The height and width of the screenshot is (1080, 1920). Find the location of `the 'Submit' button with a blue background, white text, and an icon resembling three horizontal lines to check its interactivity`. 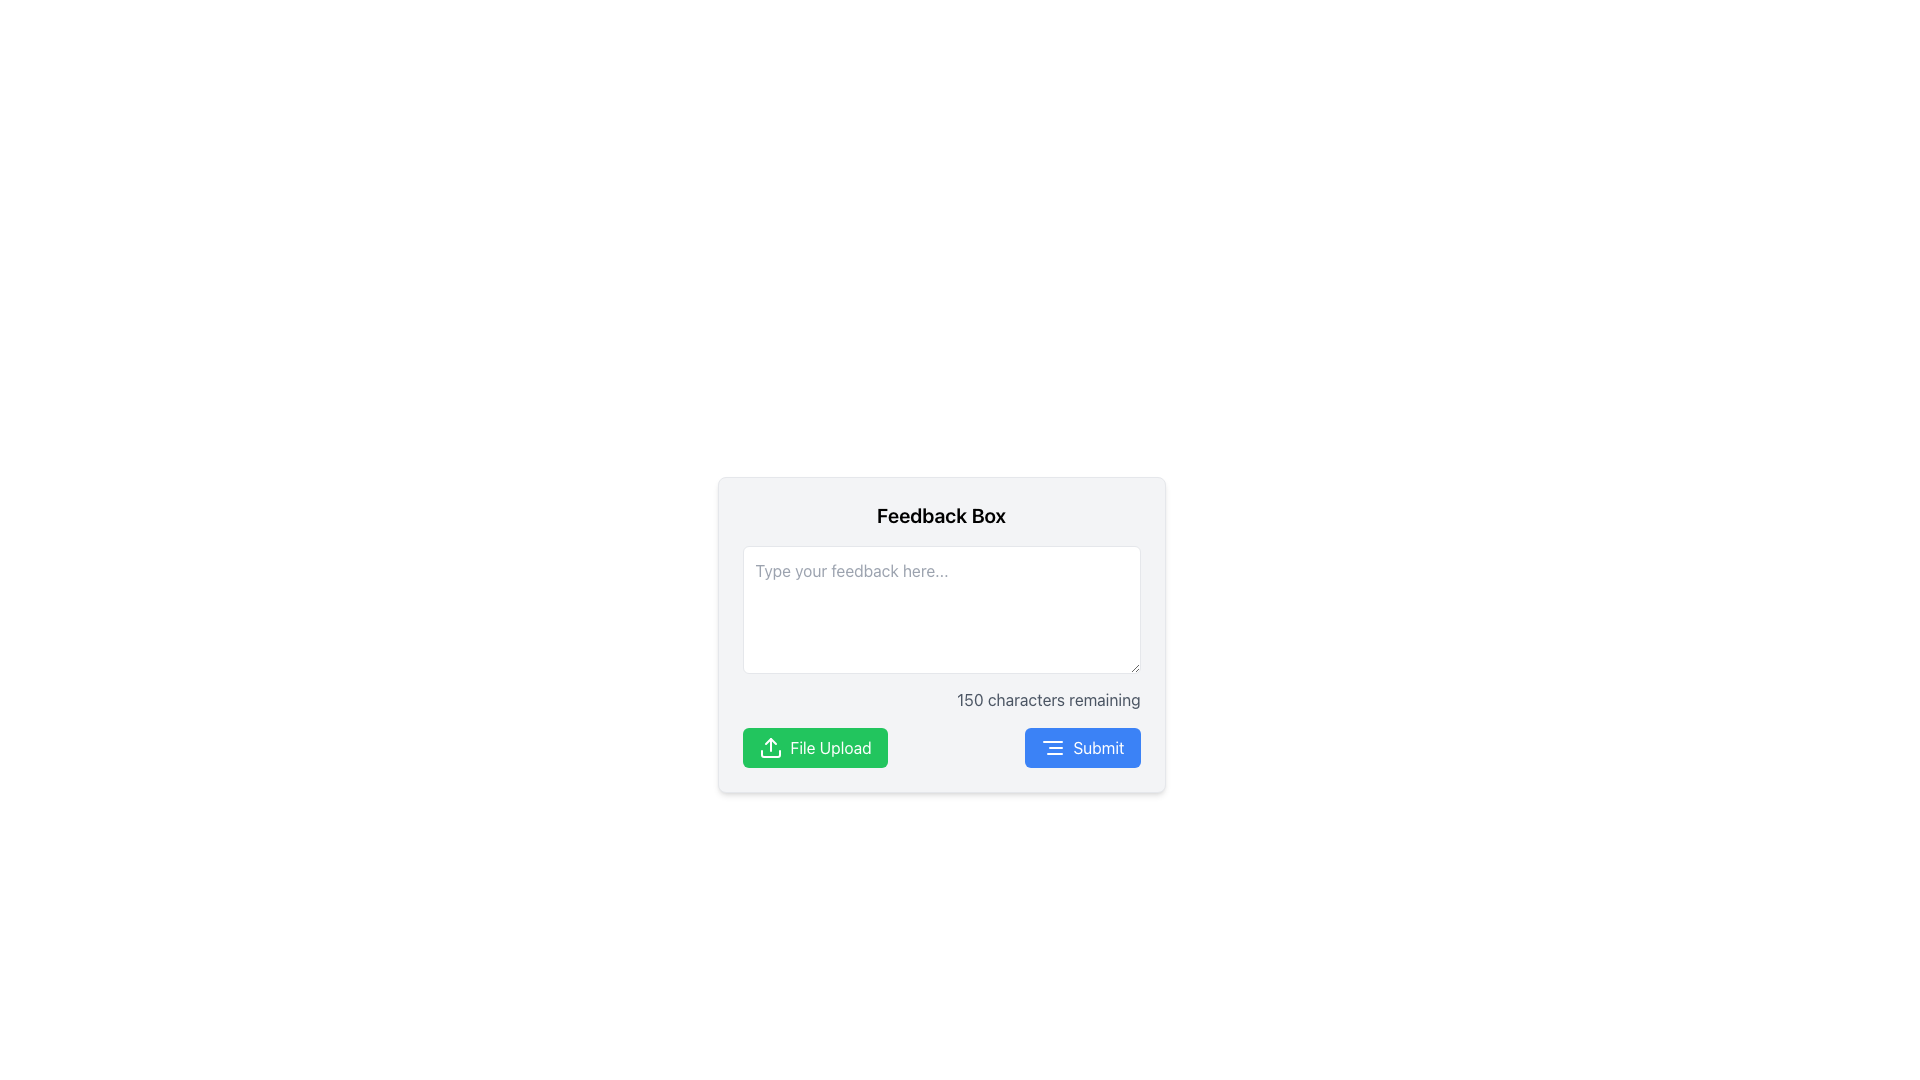

the 'Submit' button with a blue background, white text, and an icon resembling three horizontal lines to check its interactivity is located at coordinates (1081, 748).